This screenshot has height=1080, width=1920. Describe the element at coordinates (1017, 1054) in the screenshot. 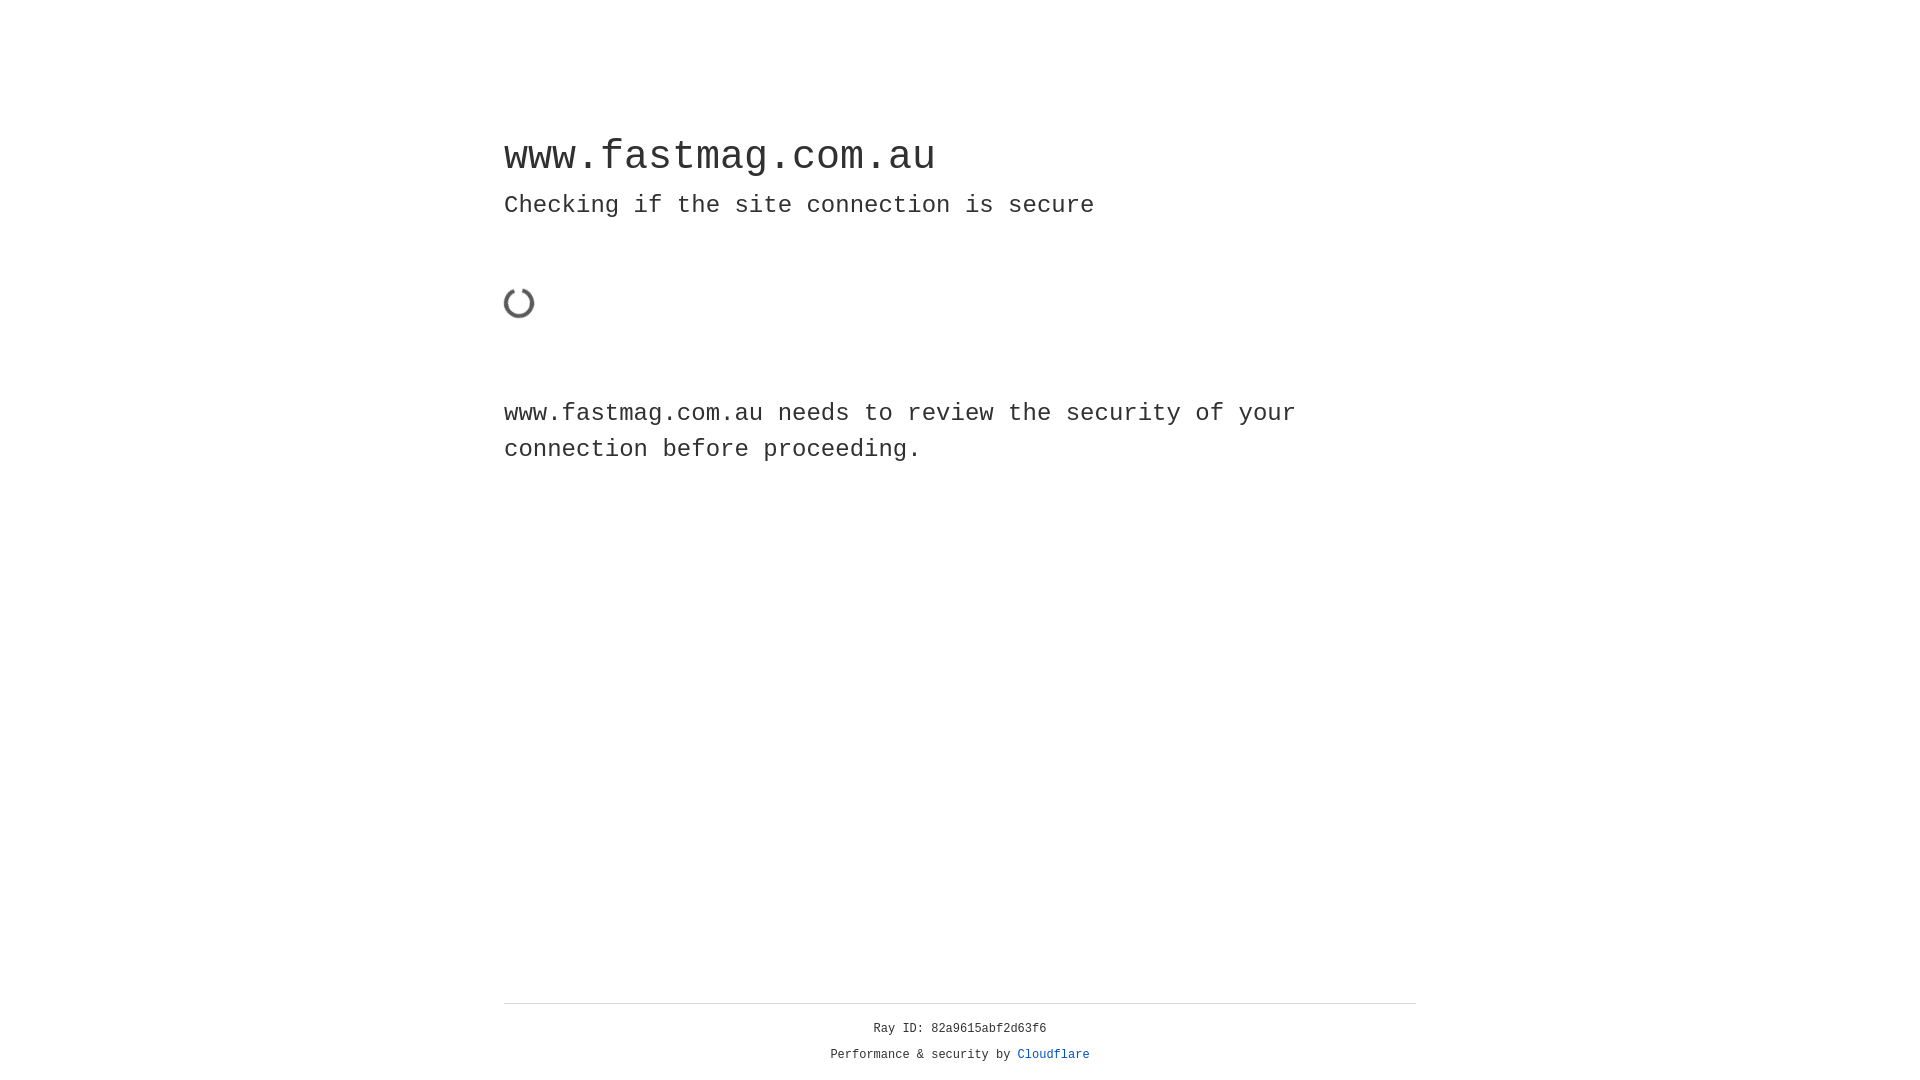

I see `'Cloudflare'` at that location.